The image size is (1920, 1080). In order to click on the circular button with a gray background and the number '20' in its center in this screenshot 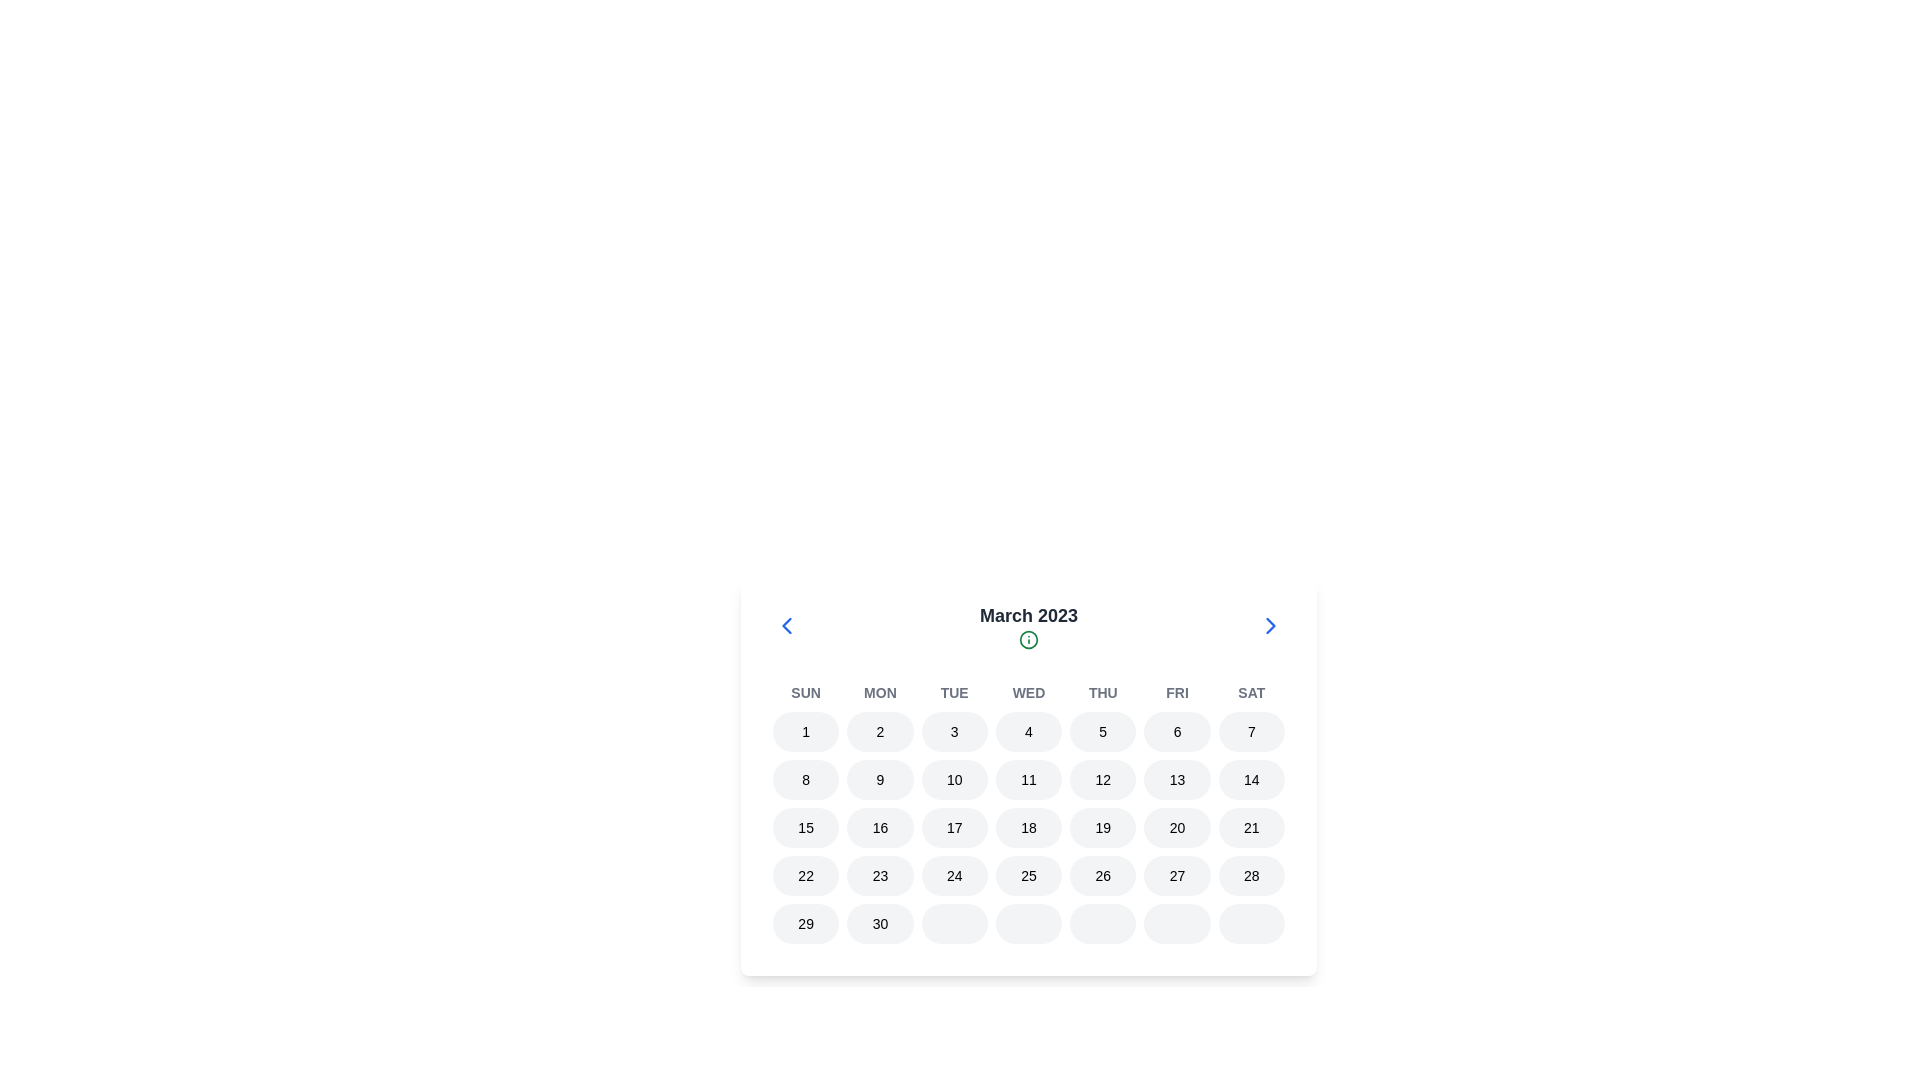, I will do `click(1177, 828)`.